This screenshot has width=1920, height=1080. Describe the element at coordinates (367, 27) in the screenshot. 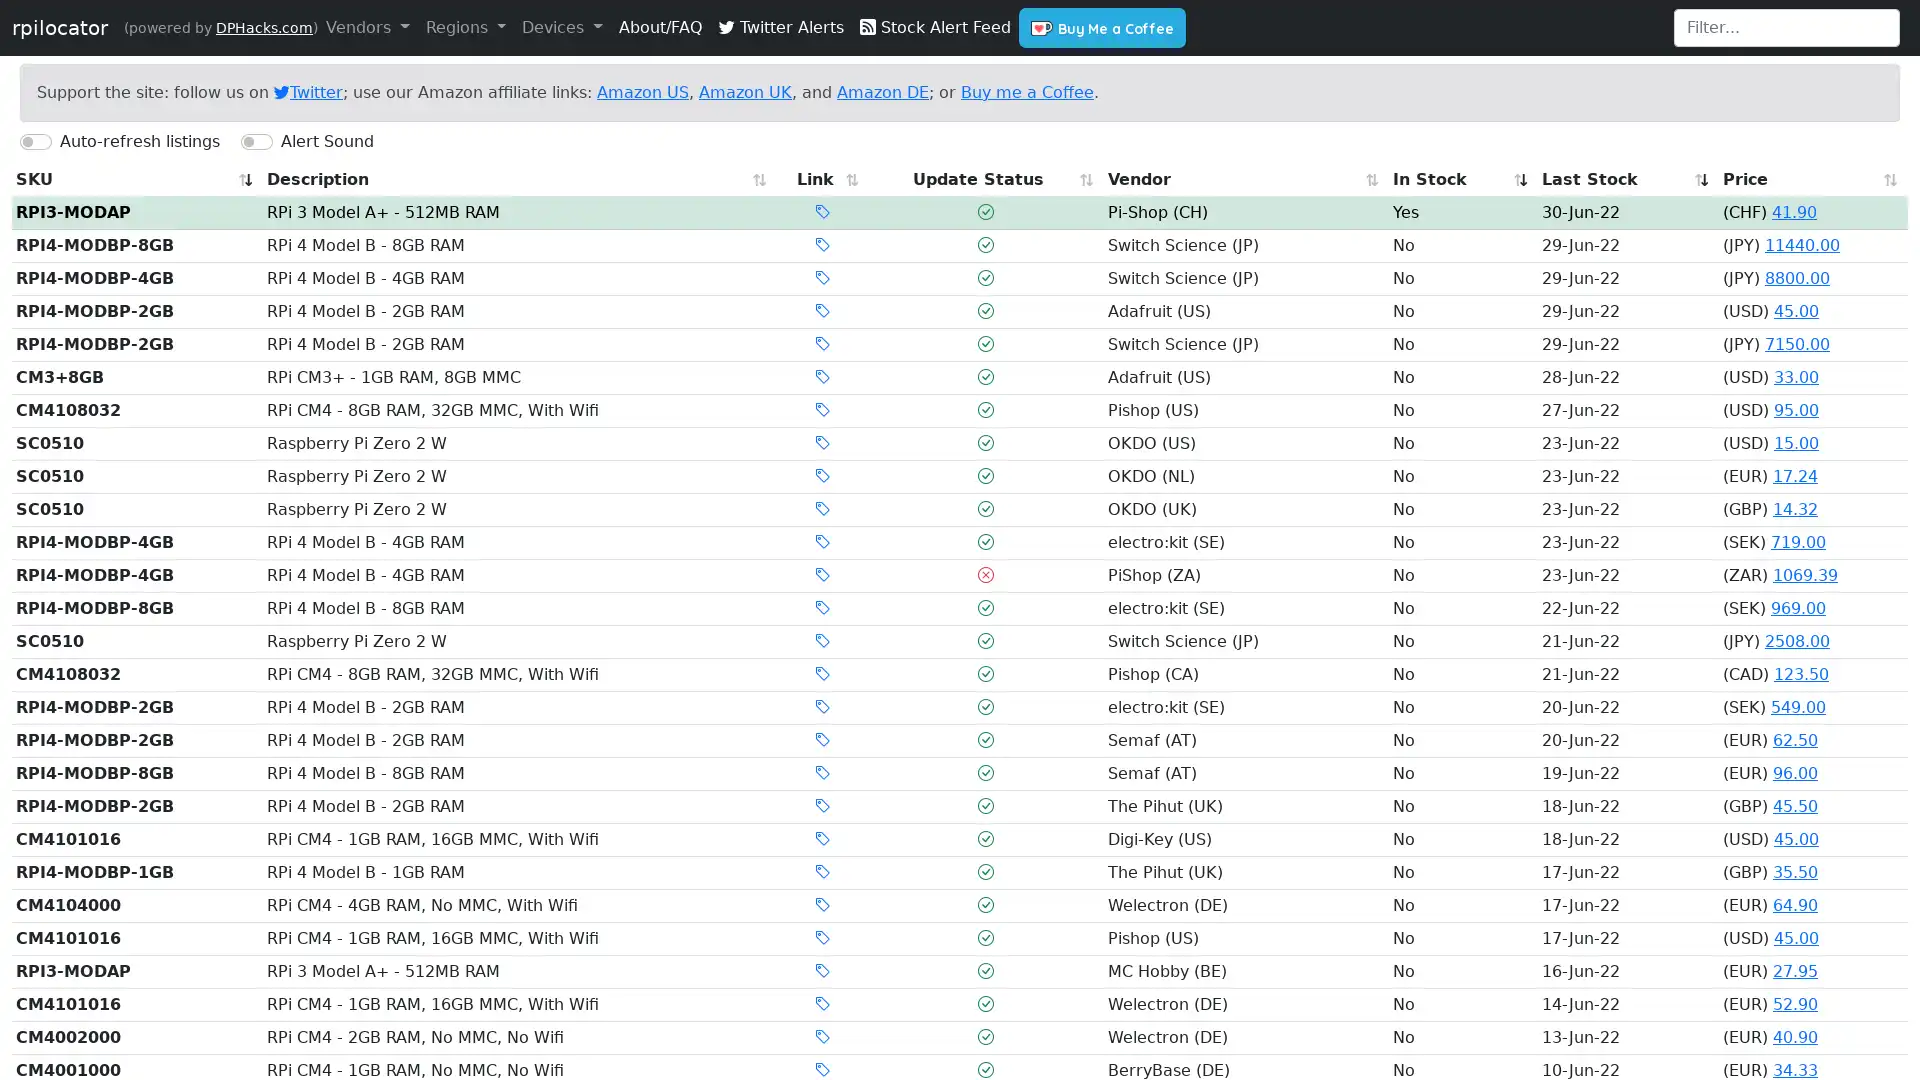

I see `Vendors` at that location.